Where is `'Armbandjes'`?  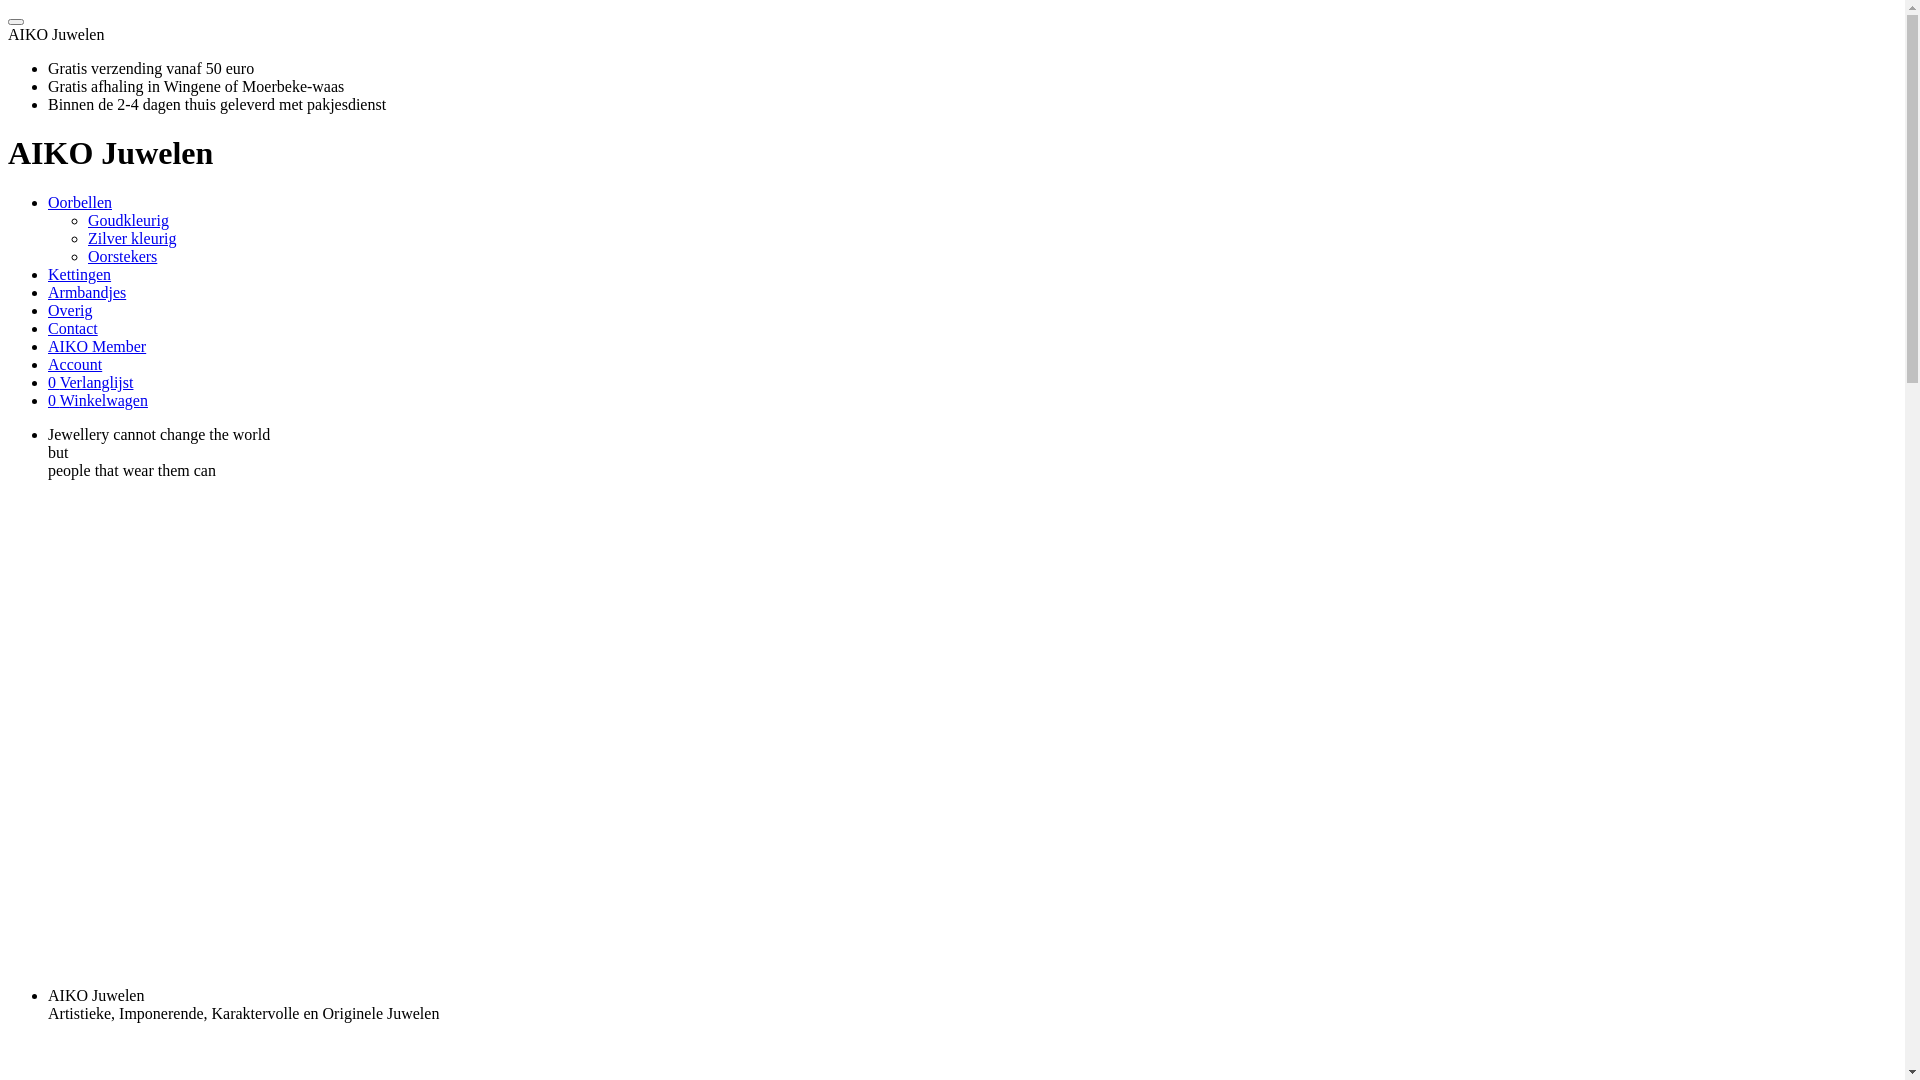 'Armbandjes' is located at coordinates (48, 292).